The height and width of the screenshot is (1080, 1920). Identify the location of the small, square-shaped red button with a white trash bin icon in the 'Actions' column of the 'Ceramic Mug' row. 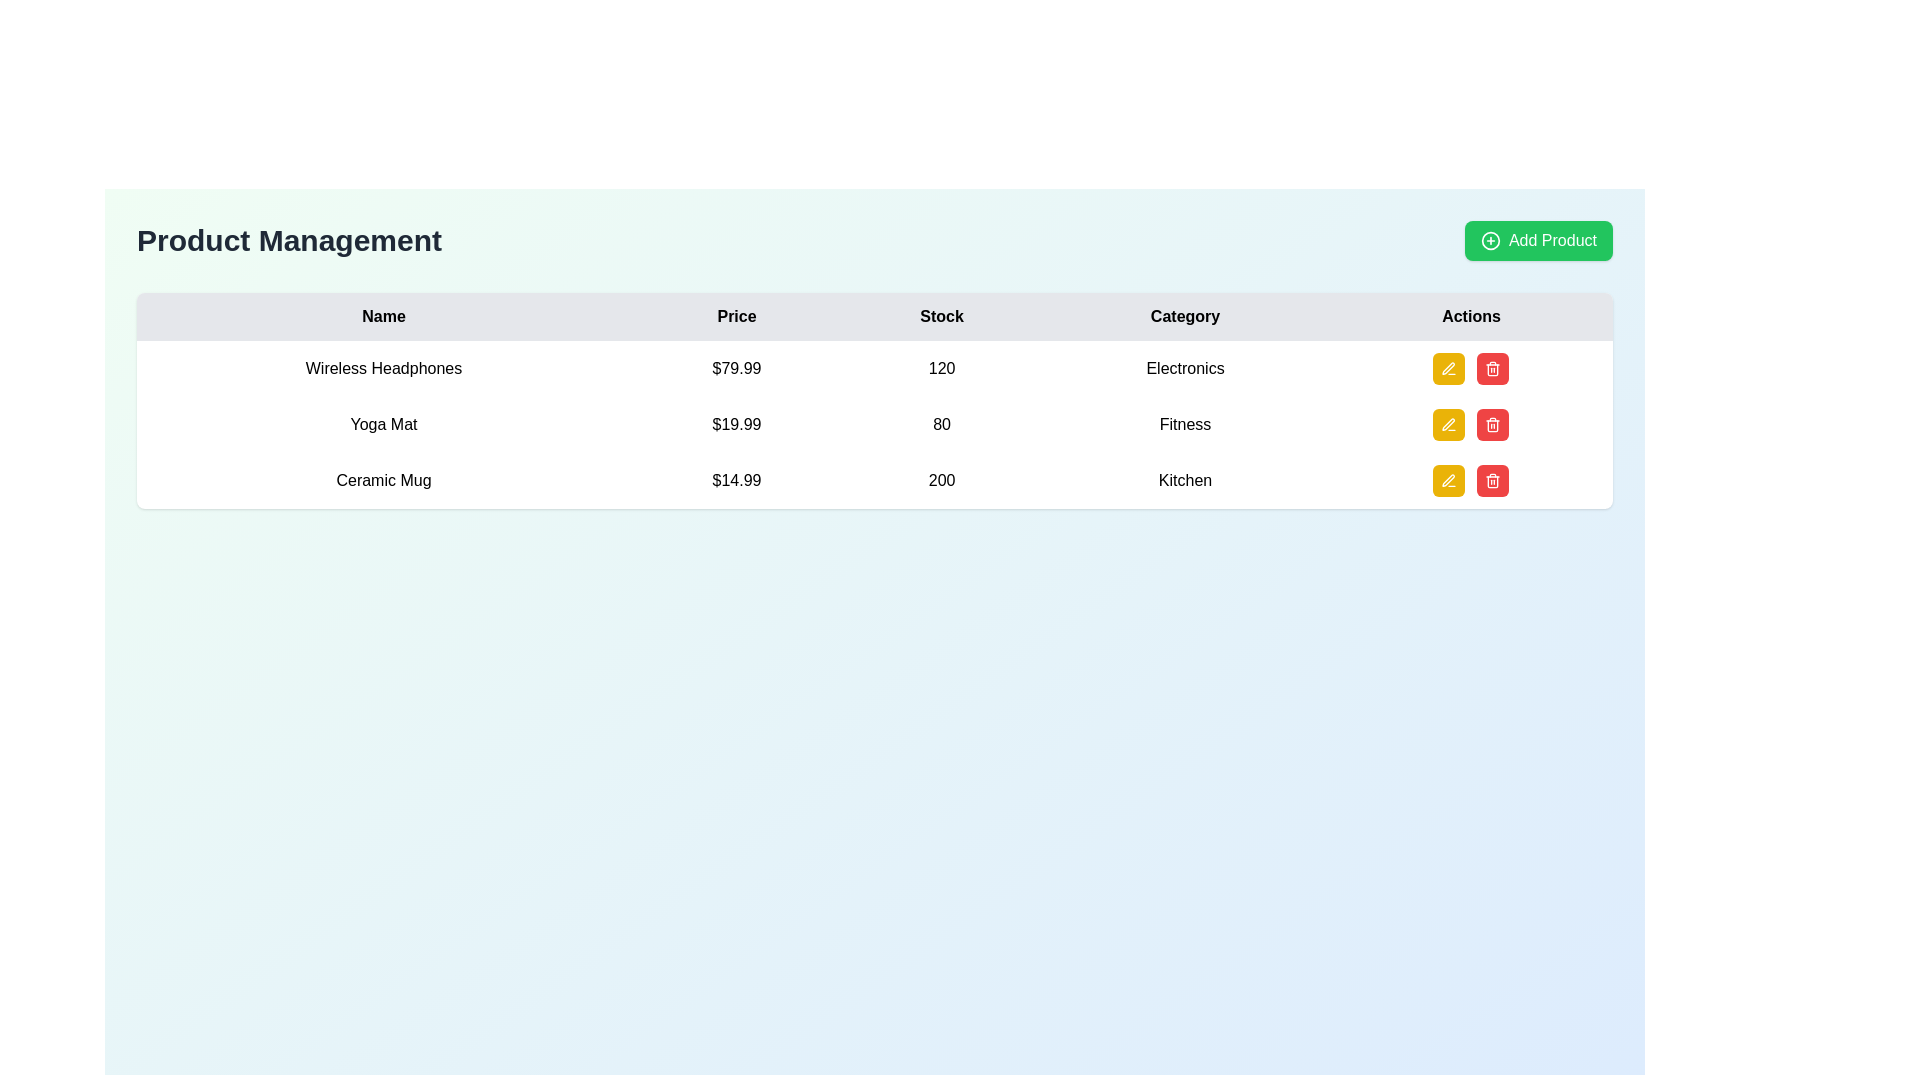
(1493, 423).